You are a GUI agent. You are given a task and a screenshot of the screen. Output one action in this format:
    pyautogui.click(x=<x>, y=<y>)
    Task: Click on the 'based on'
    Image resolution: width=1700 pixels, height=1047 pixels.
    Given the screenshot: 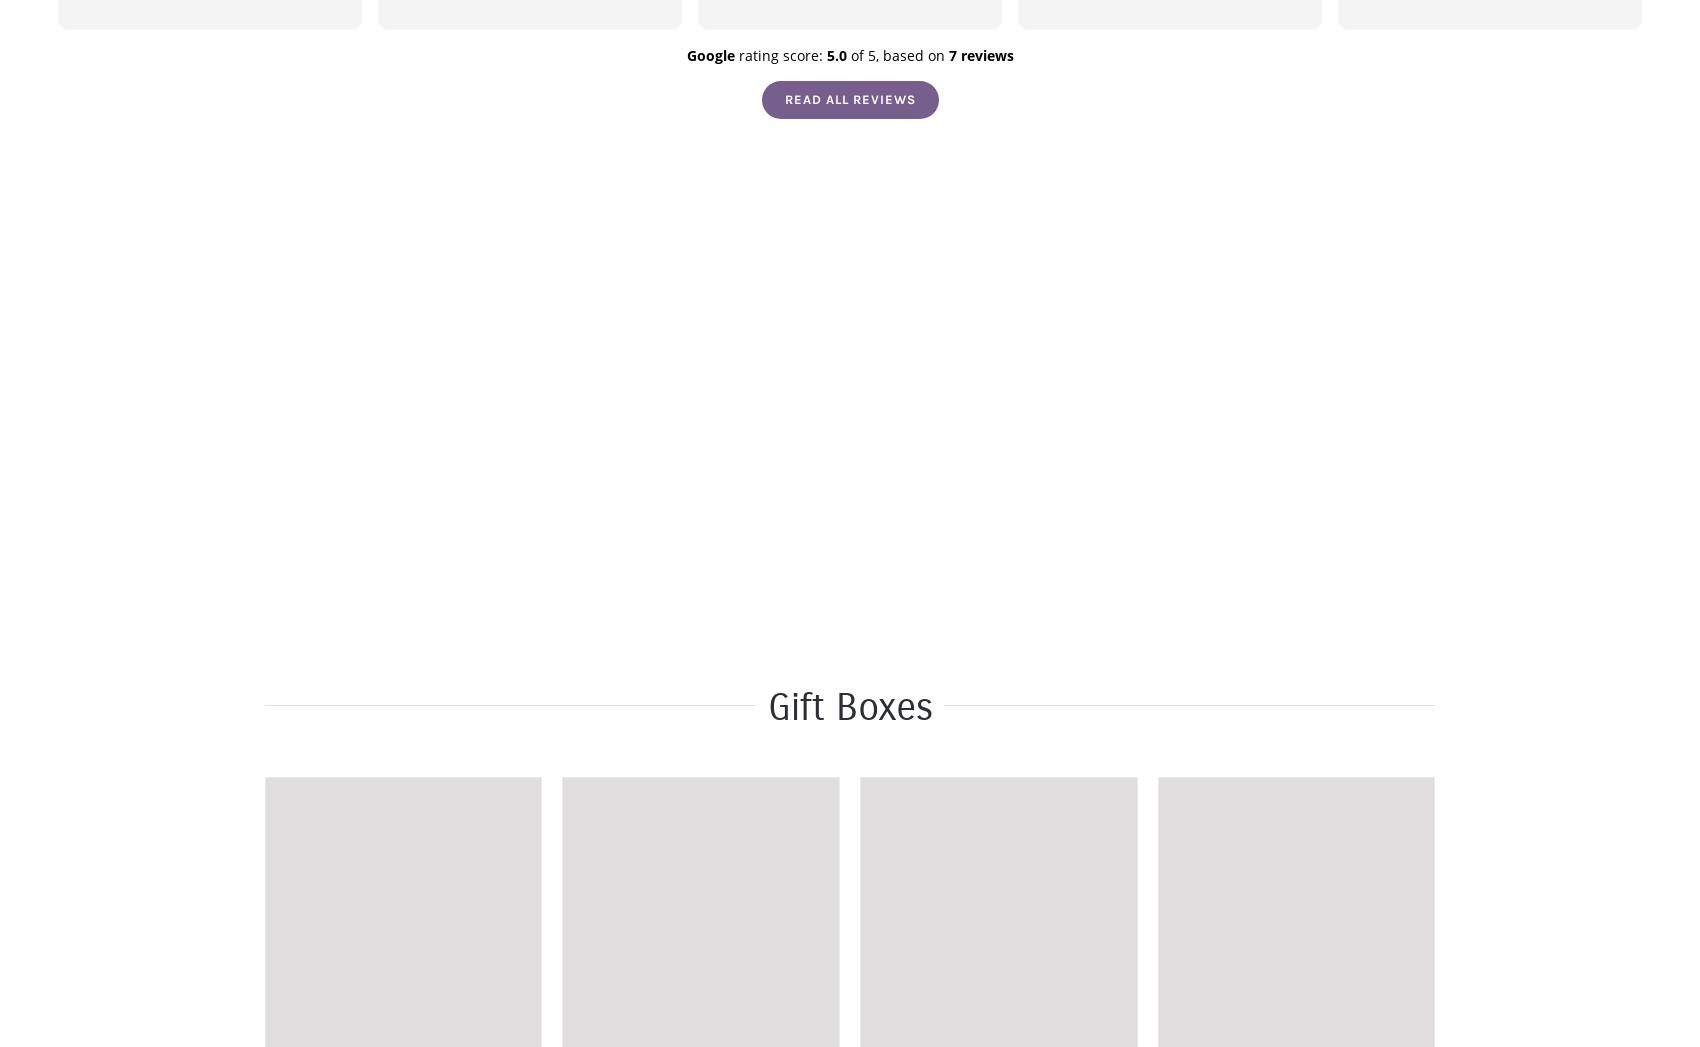 What is the action you would take?
    pyautogui.click(x=881, y=55)
    